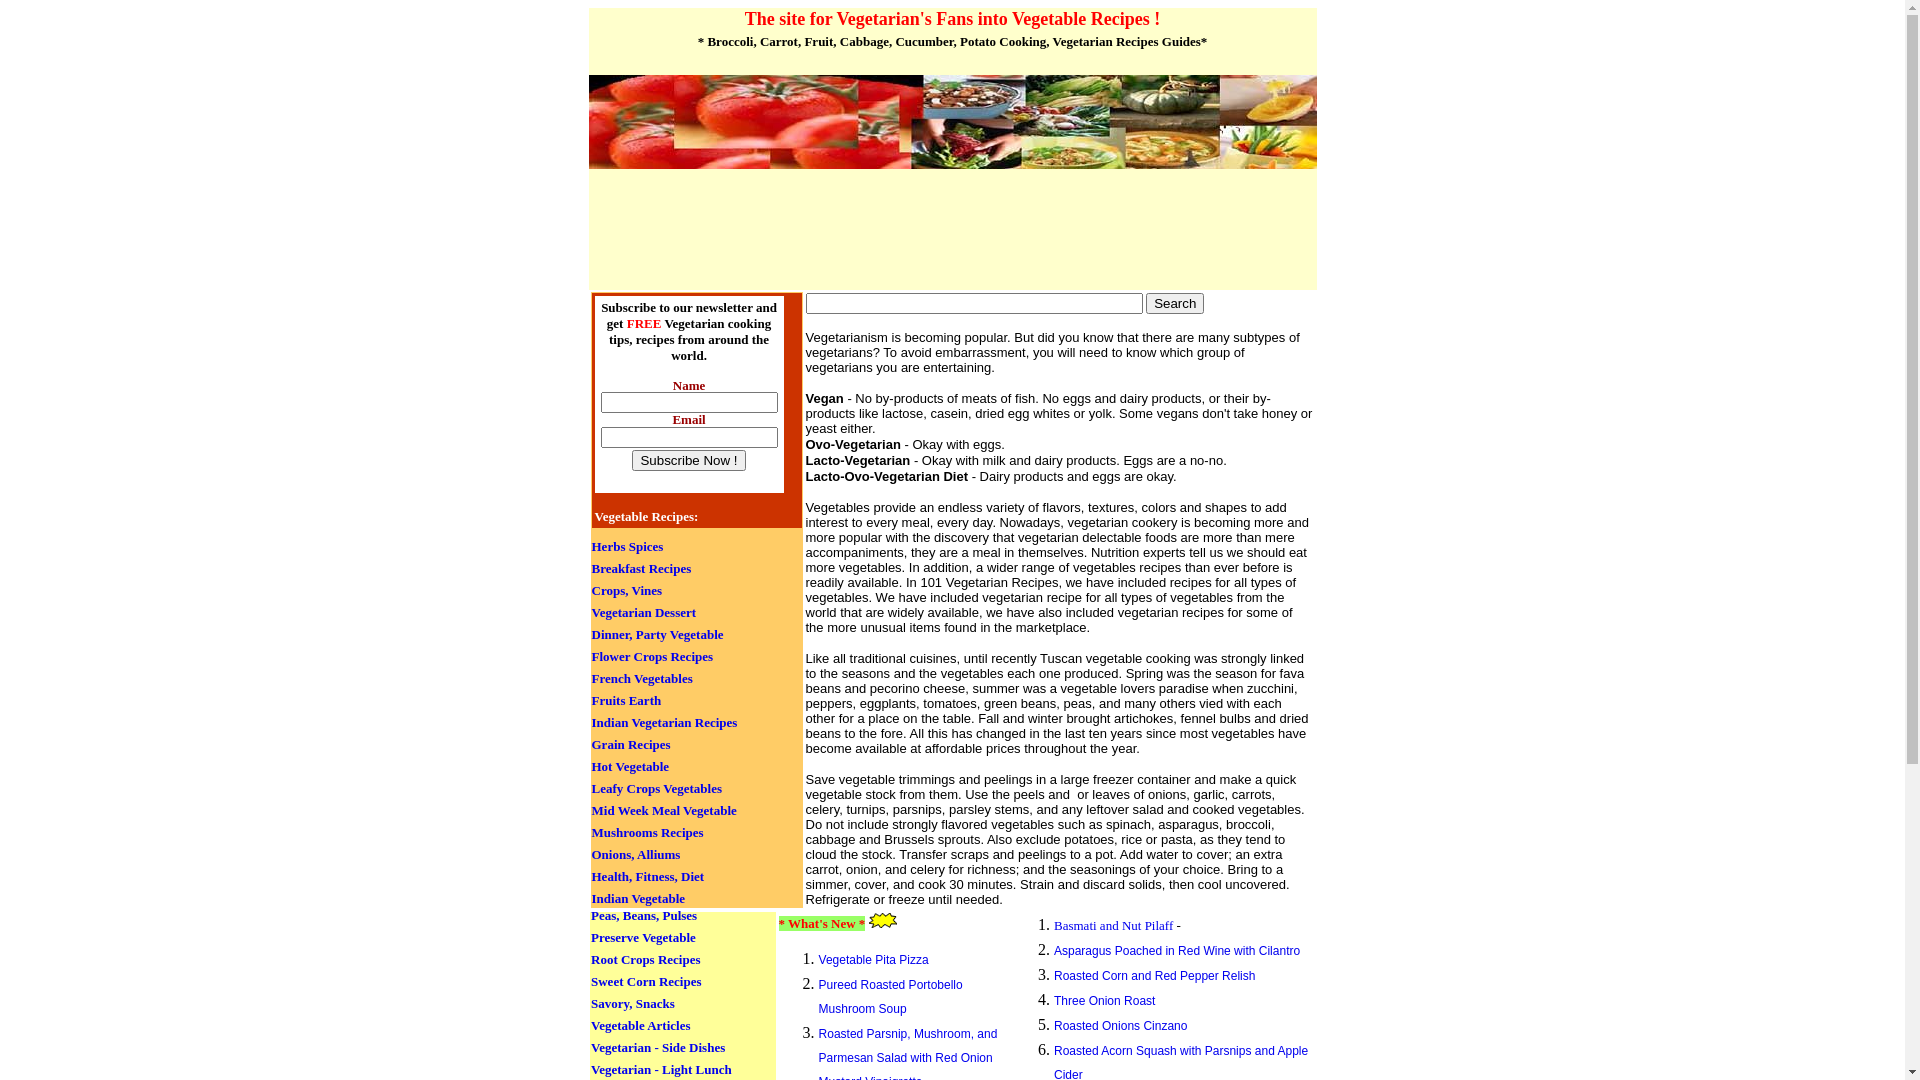 The width and height of the screenshot is (1920, 1080). I want to click on 'Root Crops Recipes', so click(646, 958).